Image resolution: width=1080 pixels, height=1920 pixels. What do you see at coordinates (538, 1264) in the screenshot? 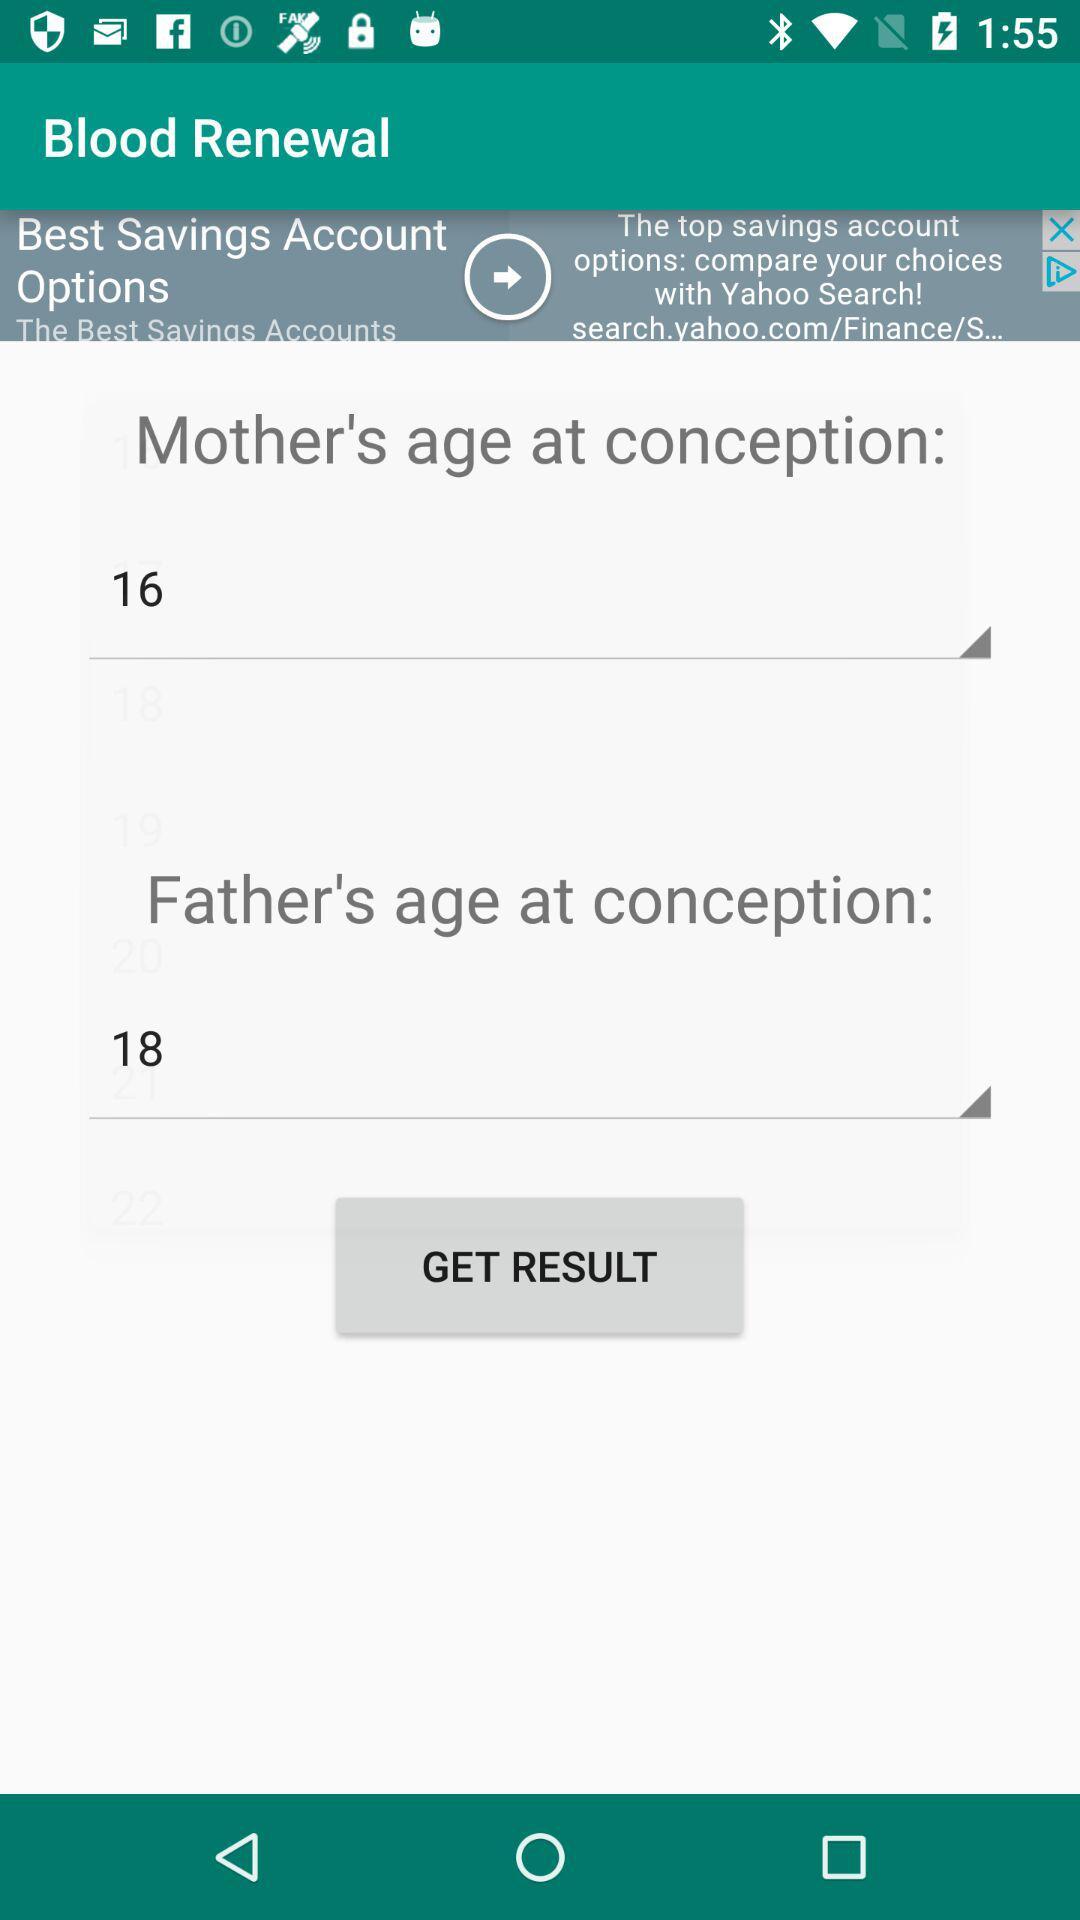
I see `the get result button` at bounding box center [538, 1264].